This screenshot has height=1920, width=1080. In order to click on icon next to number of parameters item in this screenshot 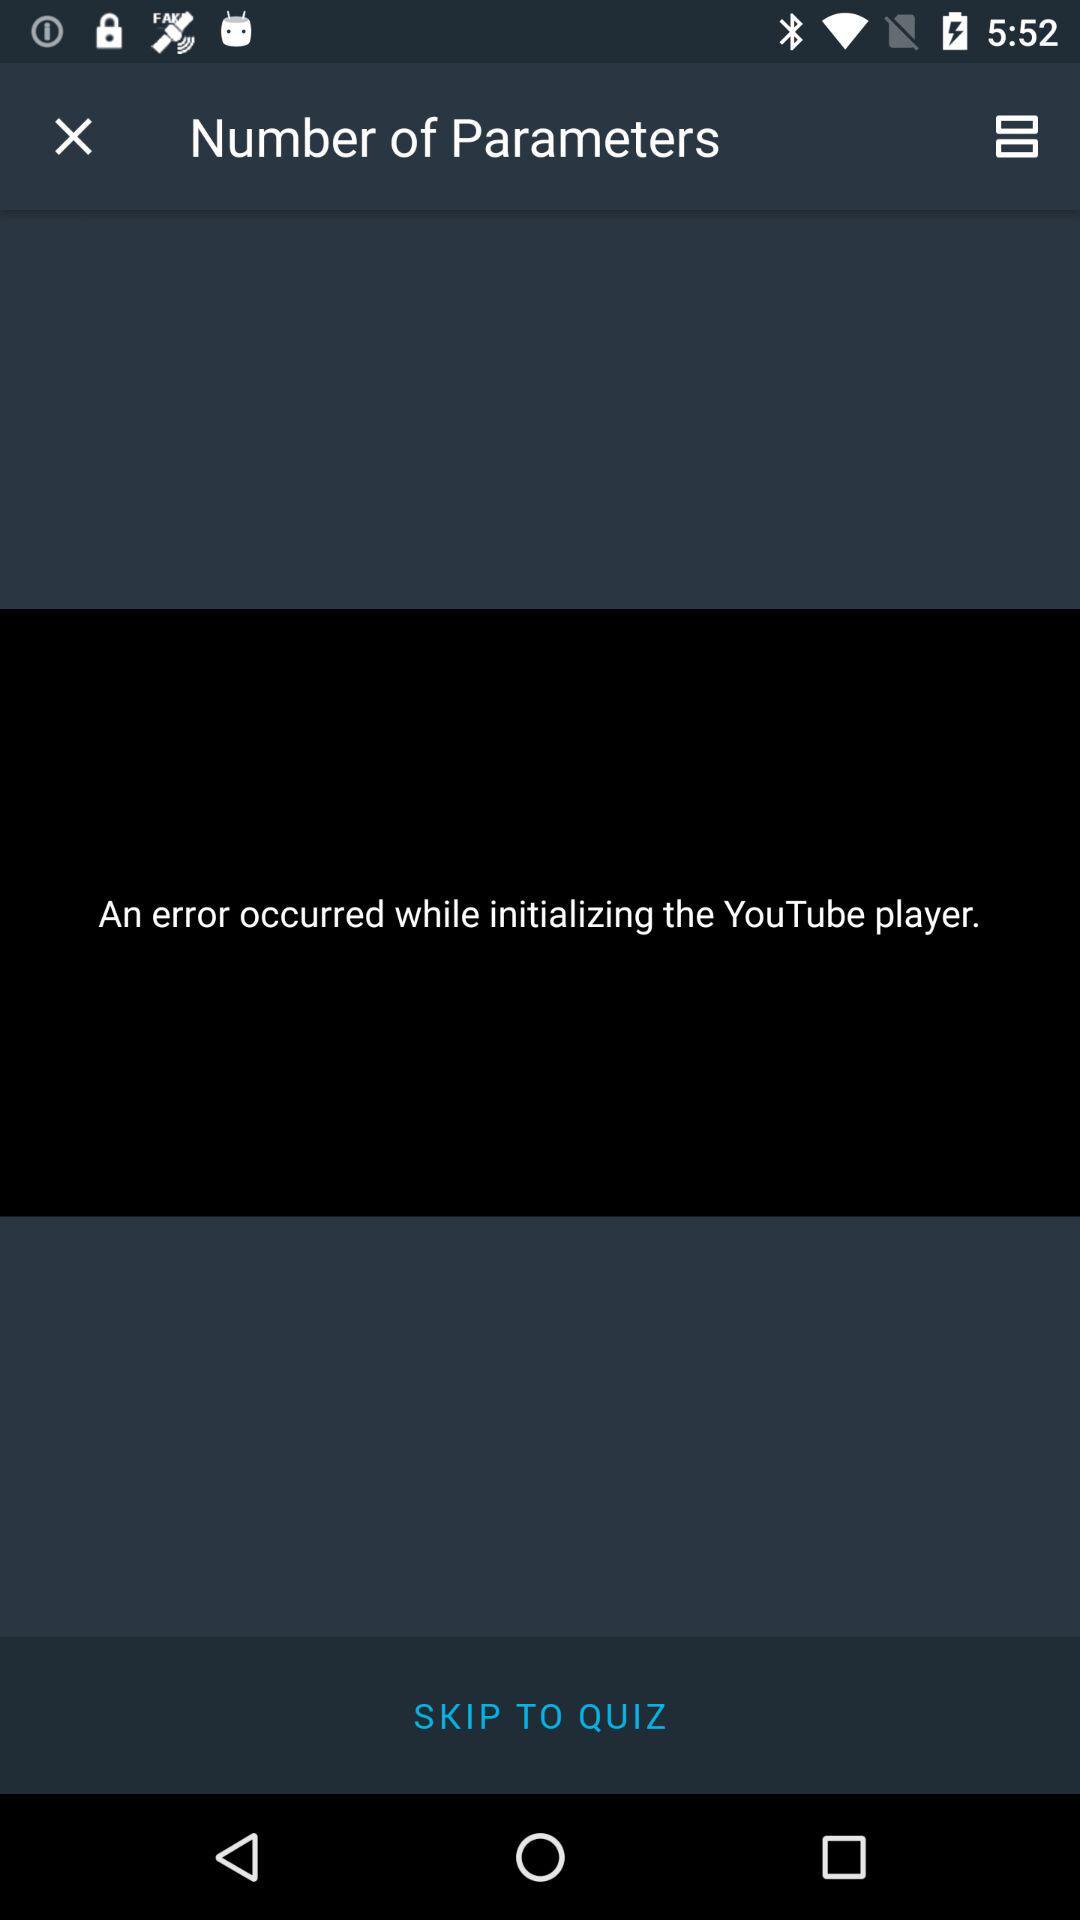, I will do `click(72, 135)`.